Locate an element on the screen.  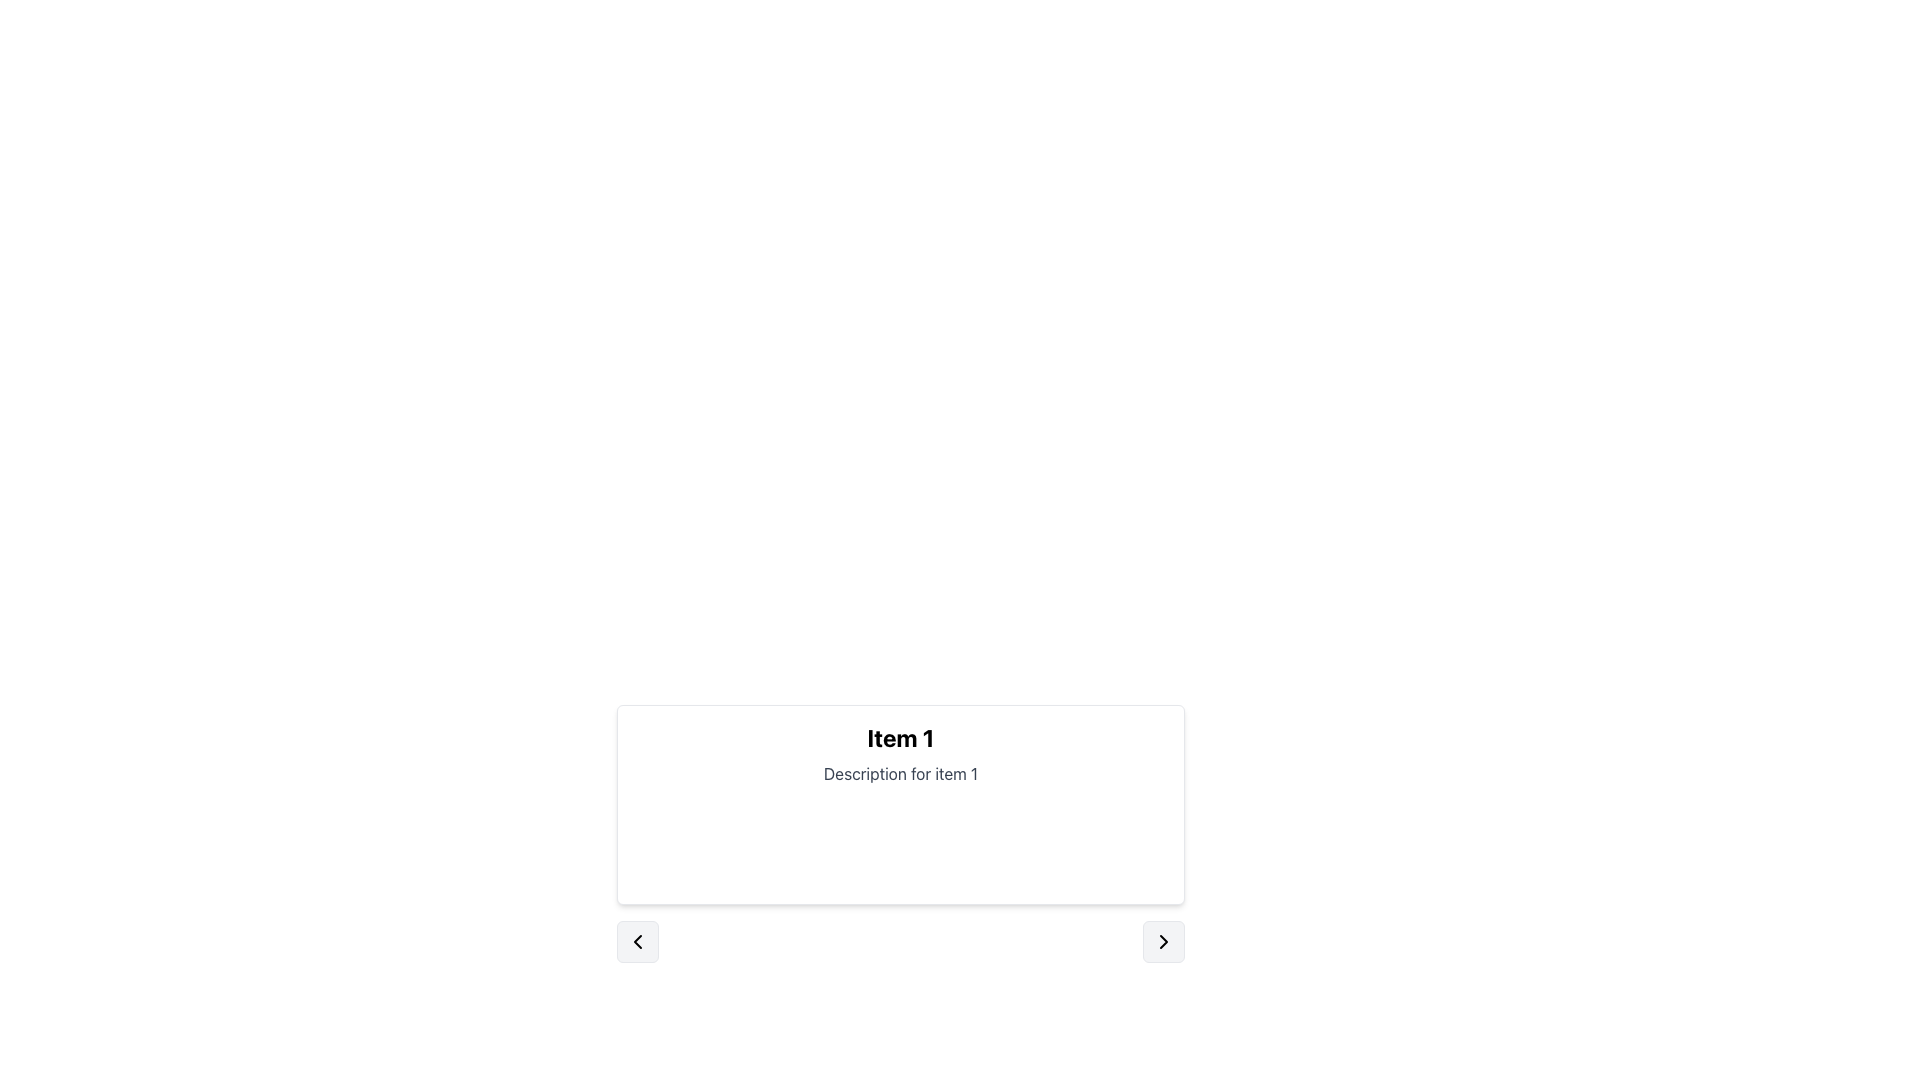
the chevron-right icon, which is an SVG-based arrow icon contained within a white button located at the bottom right corner of the interface is located at coordinates (1163, 941).